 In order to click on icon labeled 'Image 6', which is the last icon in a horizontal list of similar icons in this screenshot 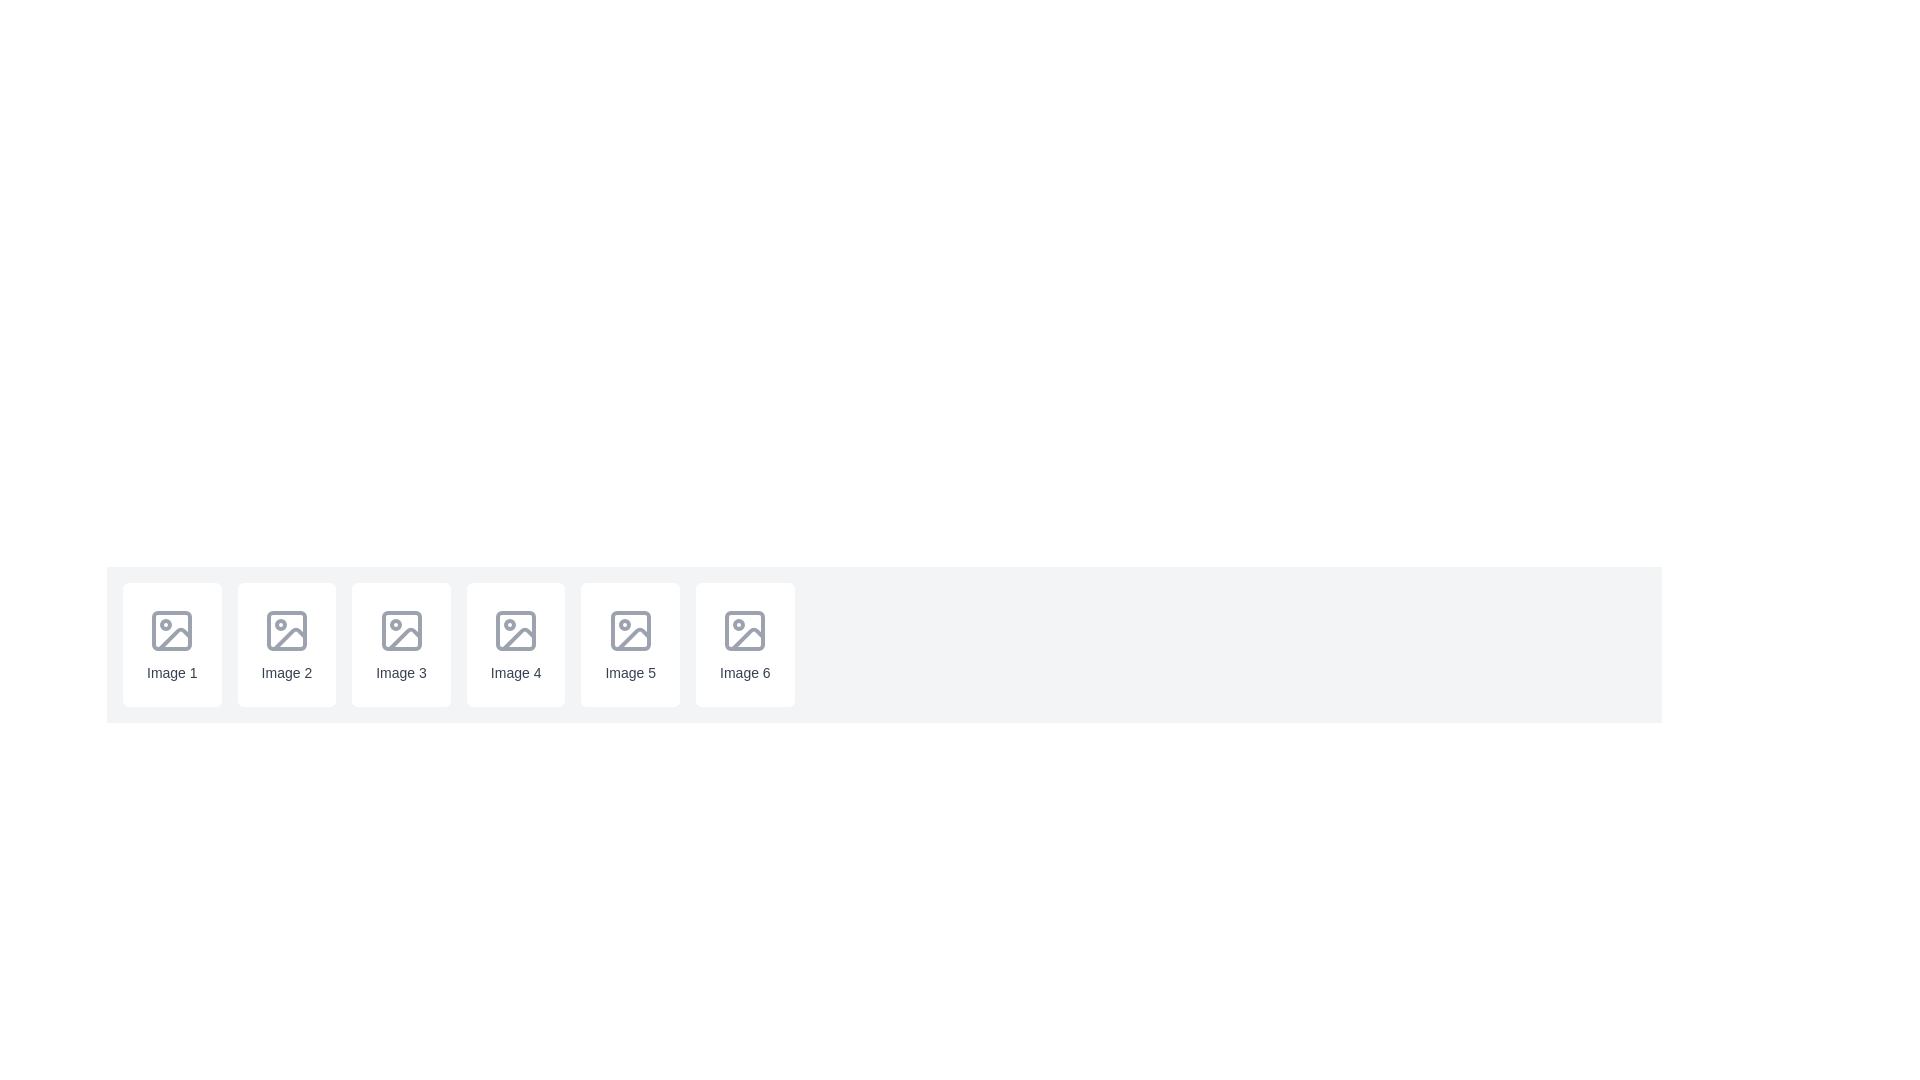, I will do `click(744, 631)`.